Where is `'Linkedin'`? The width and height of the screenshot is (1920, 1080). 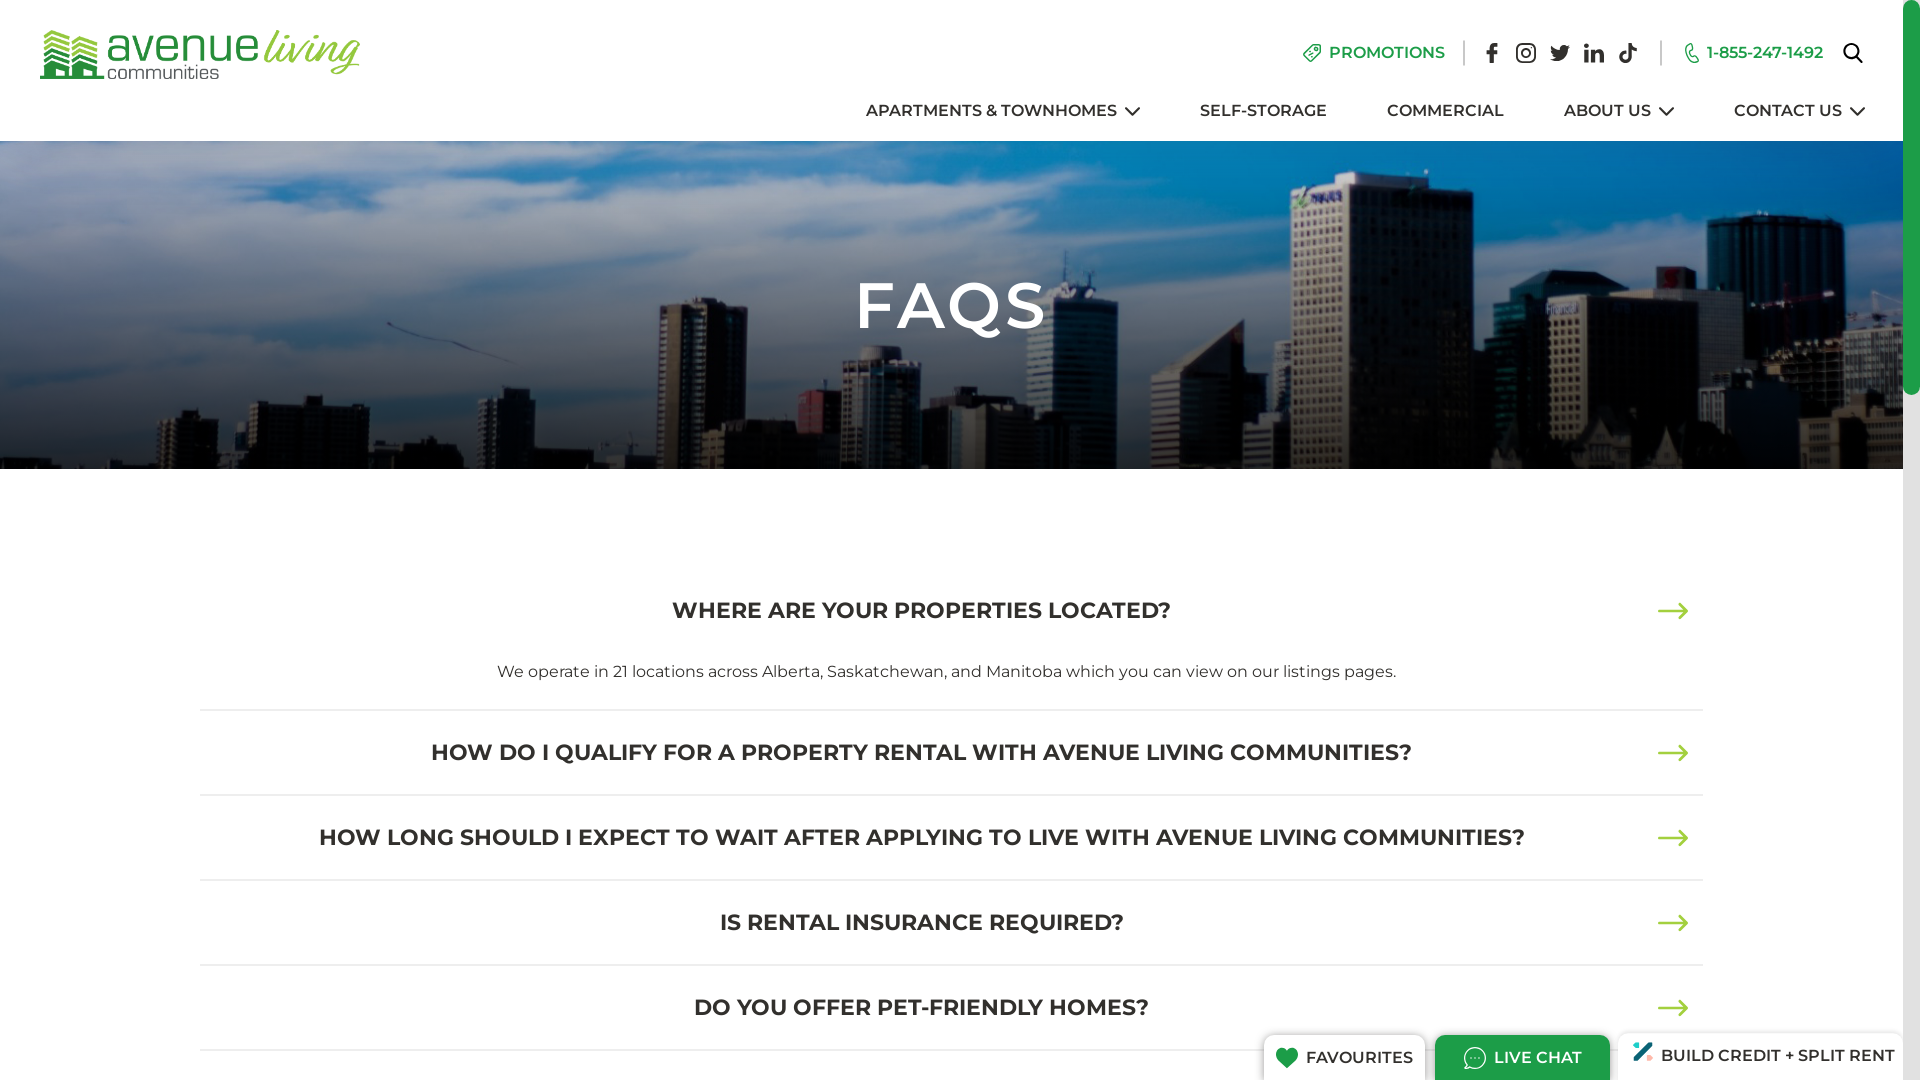
'Linkedin' is located at coordinates (1592, 52).